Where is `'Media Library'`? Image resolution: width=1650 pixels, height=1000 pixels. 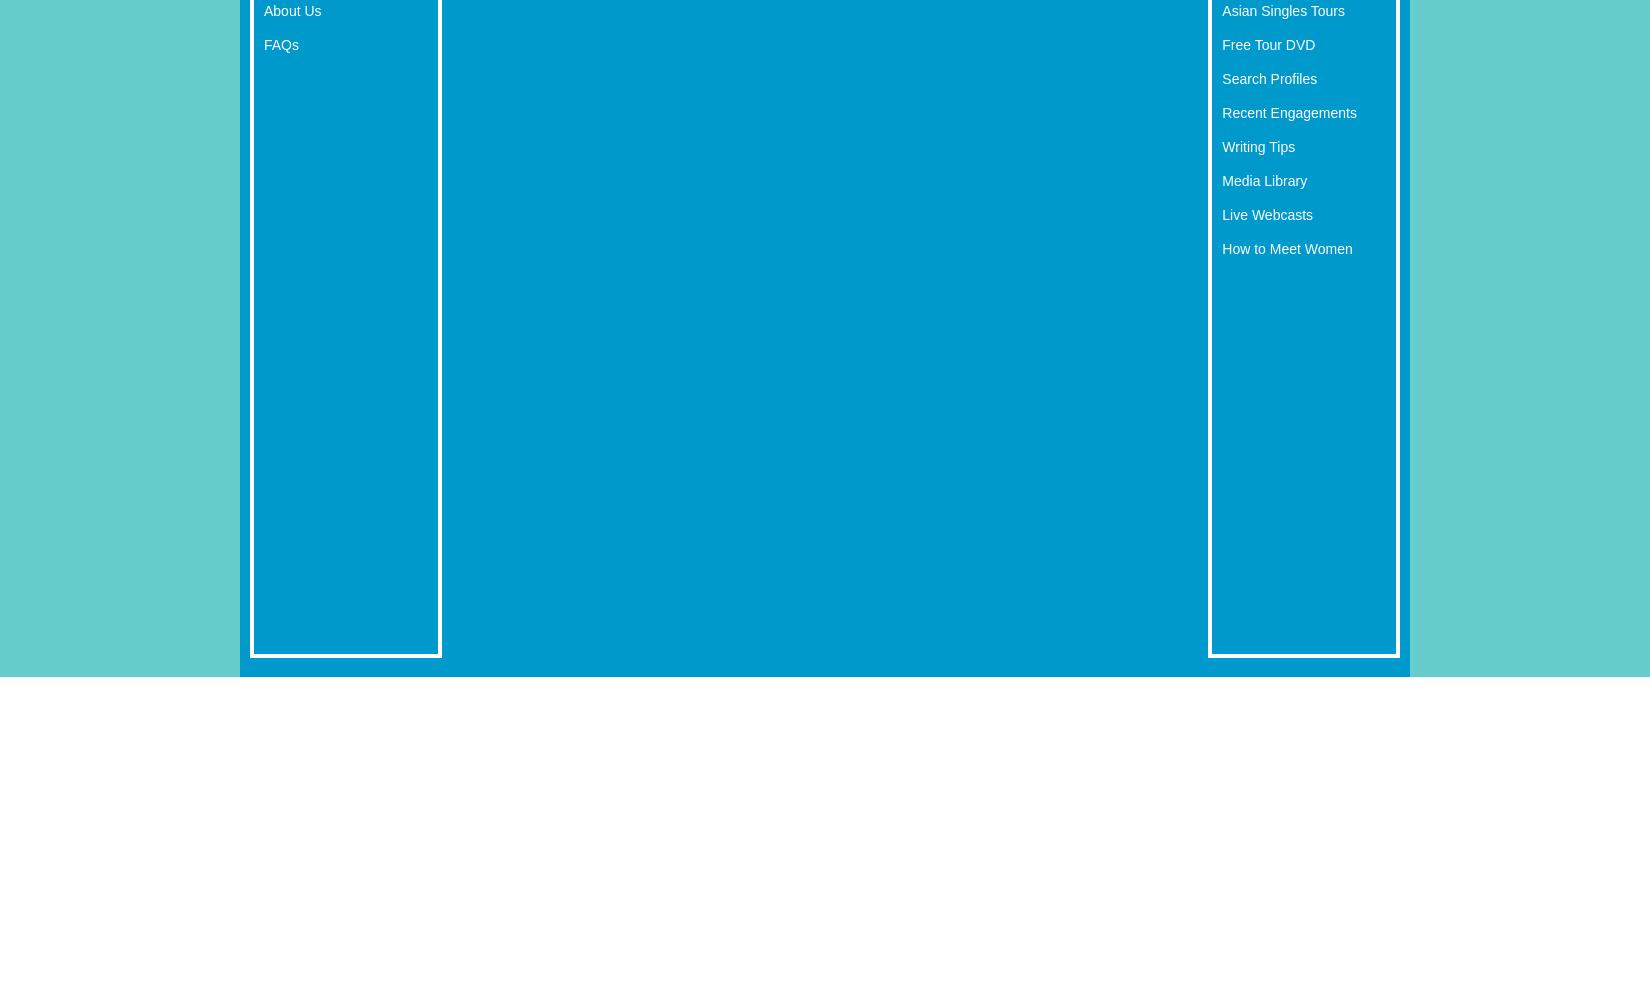
'Media Library' is located at coordinates (1221, 180).